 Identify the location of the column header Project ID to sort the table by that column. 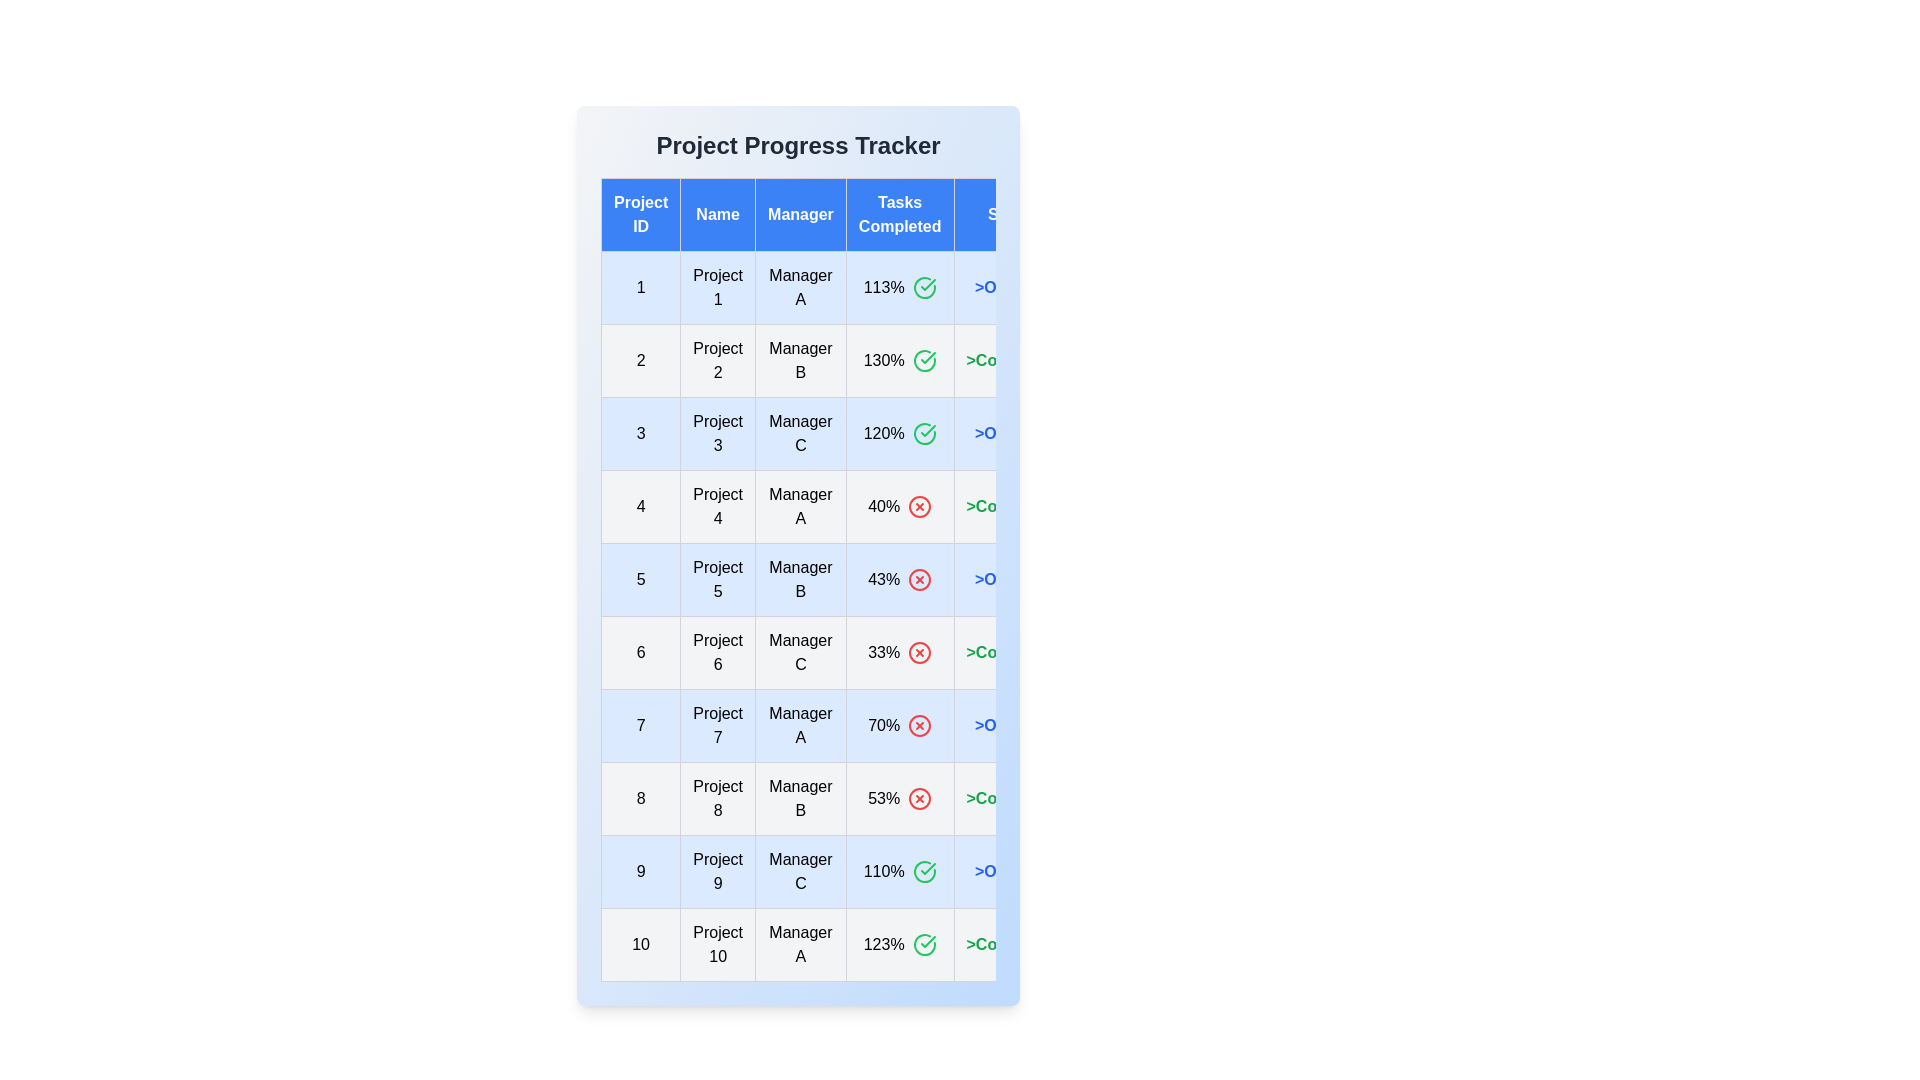
(641, 215).